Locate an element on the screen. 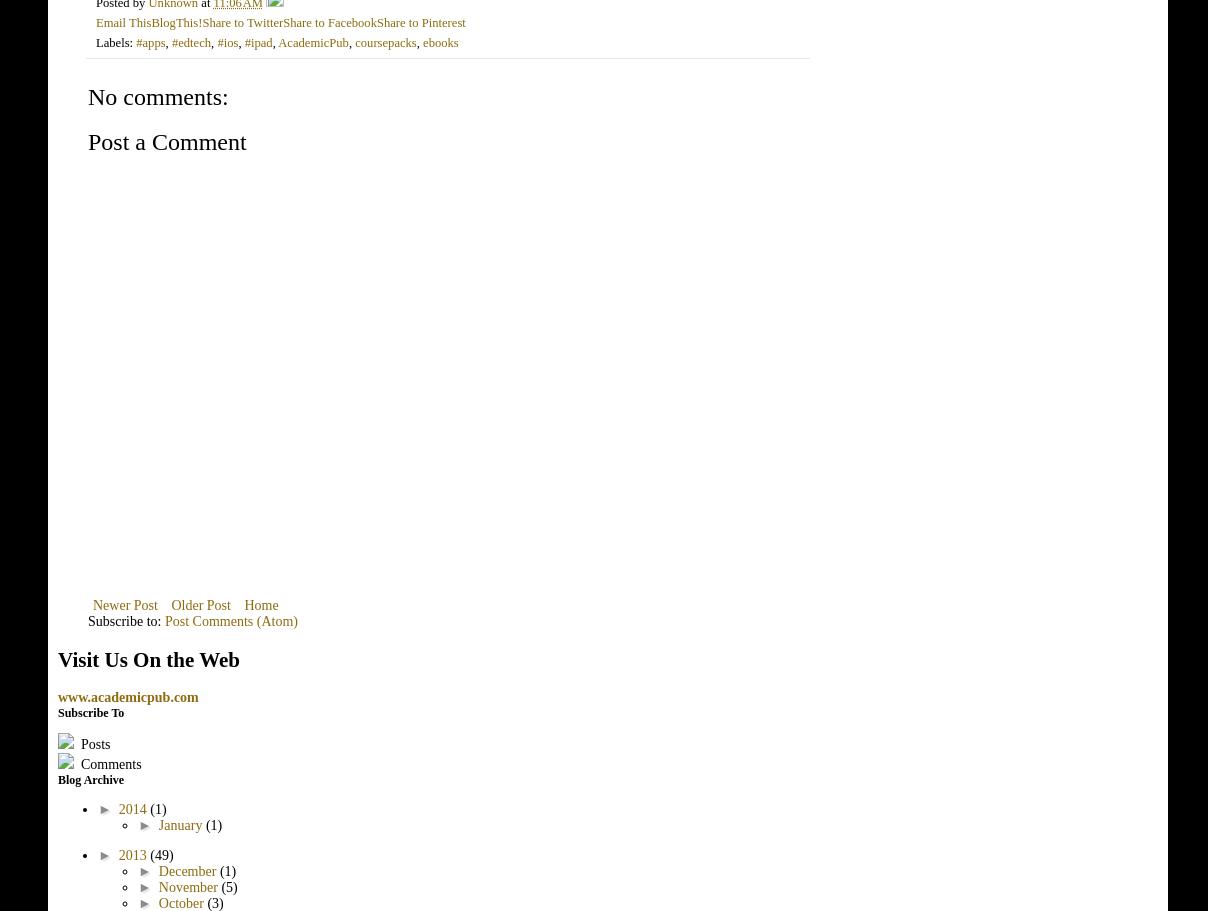 This screenshot has width=1208, height=911. 'Older Post' is located at coordinates (200, 604).